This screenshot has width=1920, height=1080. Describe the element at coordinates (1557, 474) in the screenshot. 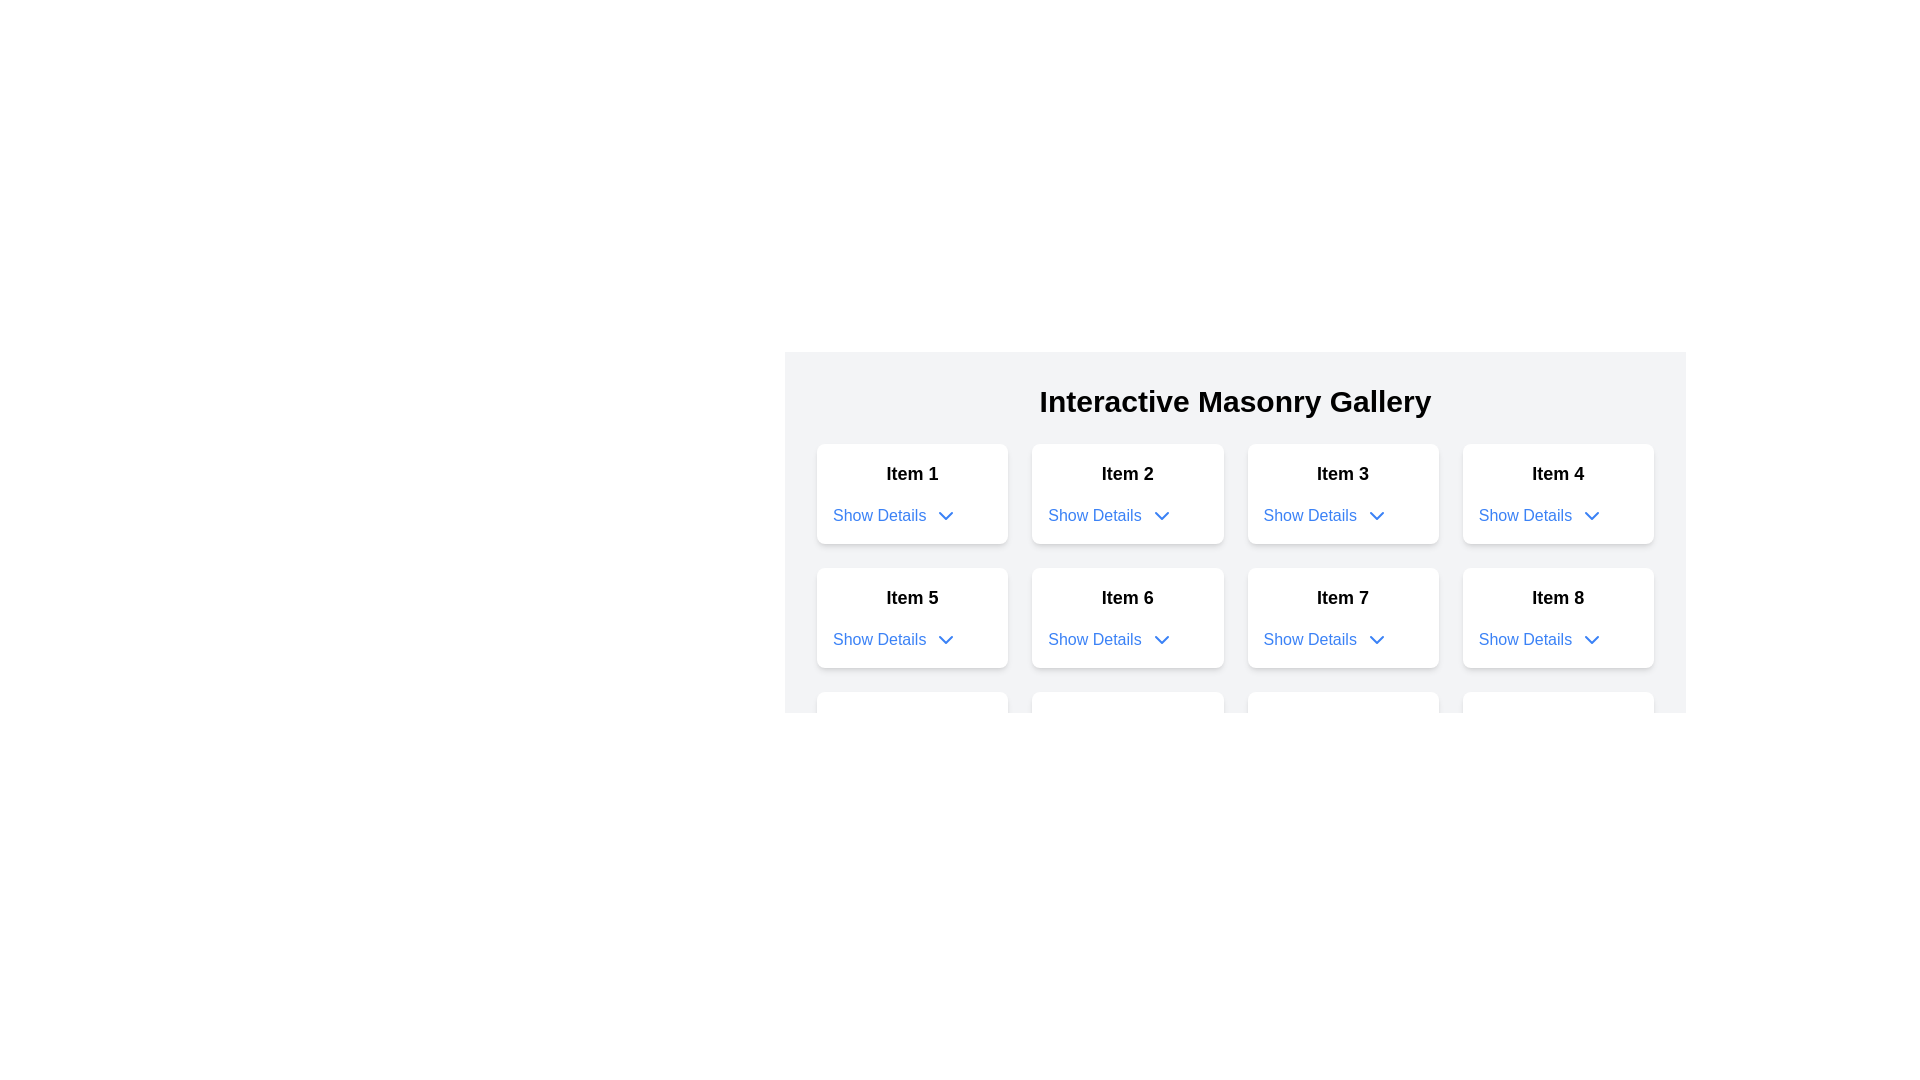

I see `the bold text label reading 'Item 4' located in the top-right corner of a grid row of 4 items` at that location.